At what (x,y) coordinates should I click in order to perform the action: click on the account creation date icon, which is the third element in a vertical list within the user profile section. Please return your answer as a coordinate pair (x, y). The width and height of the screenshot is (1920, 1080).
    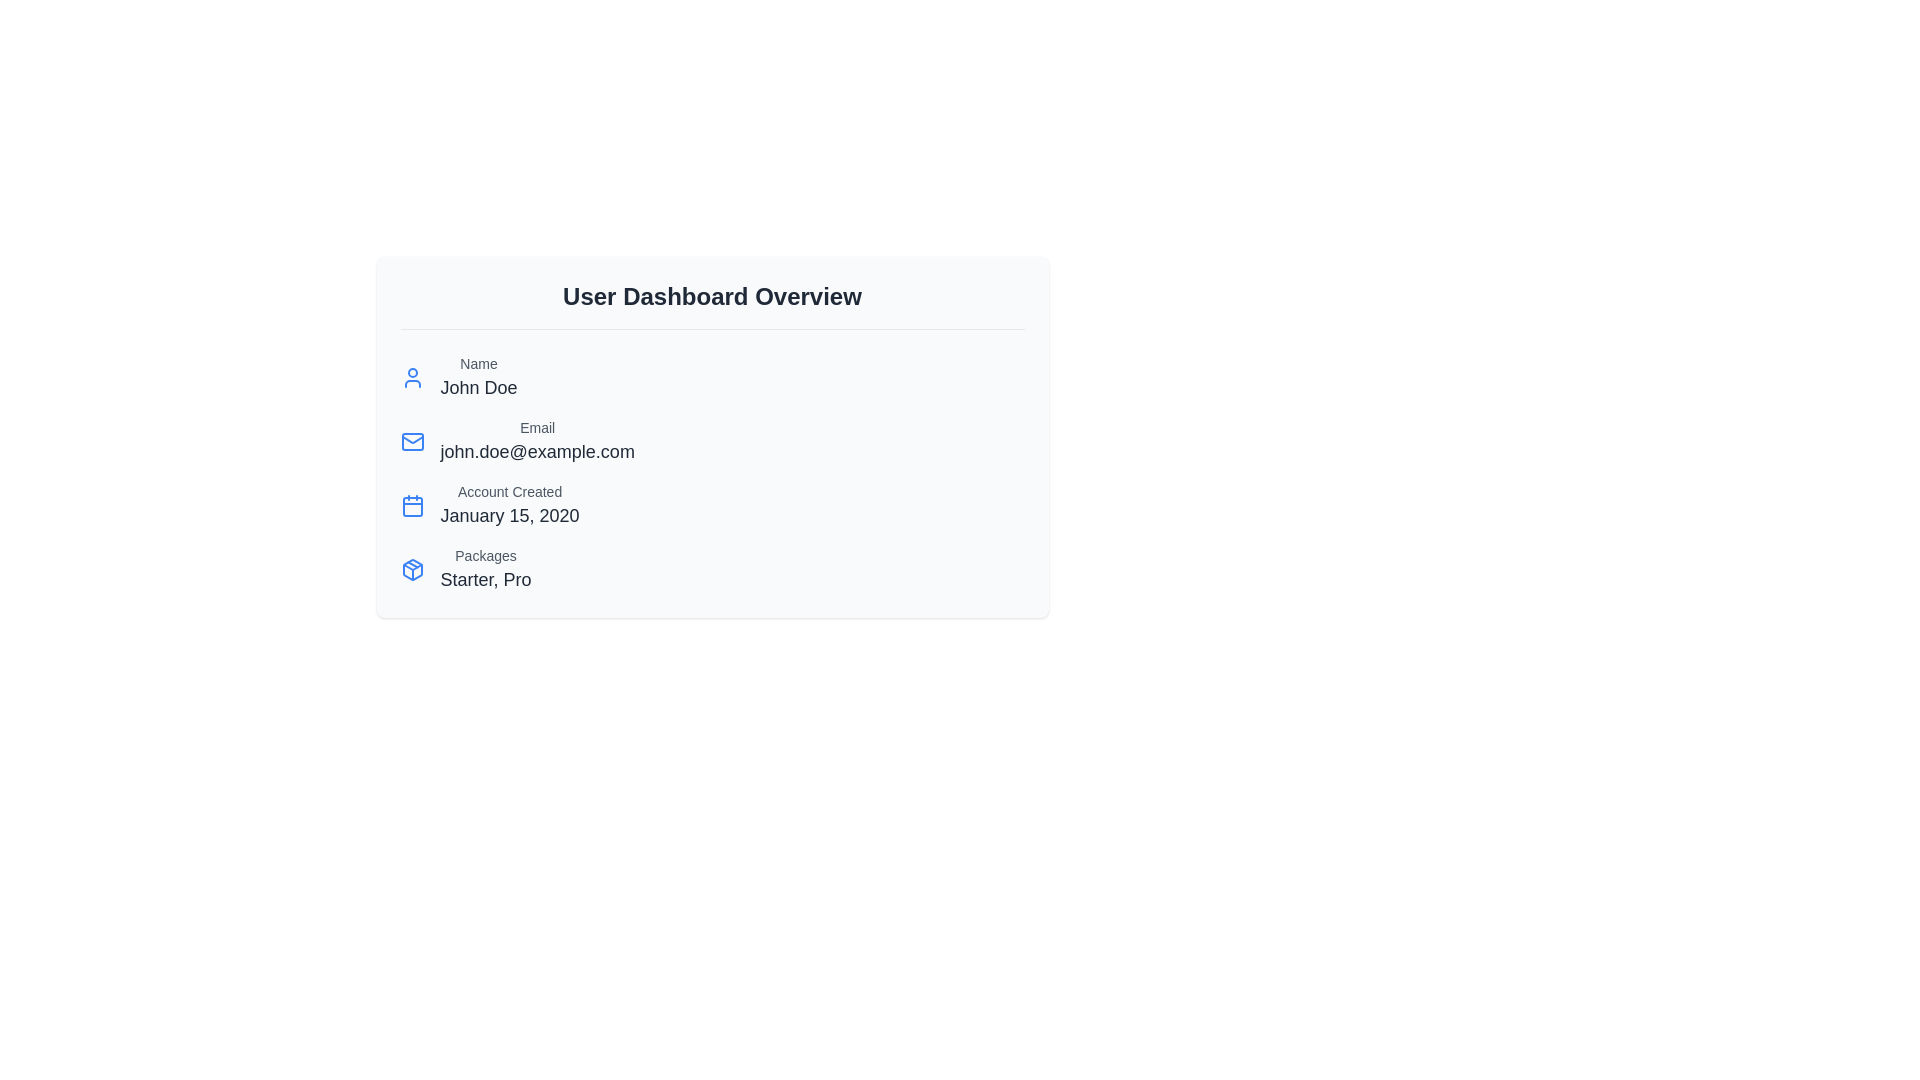
    Looking at the image, I should click on (411, 504).